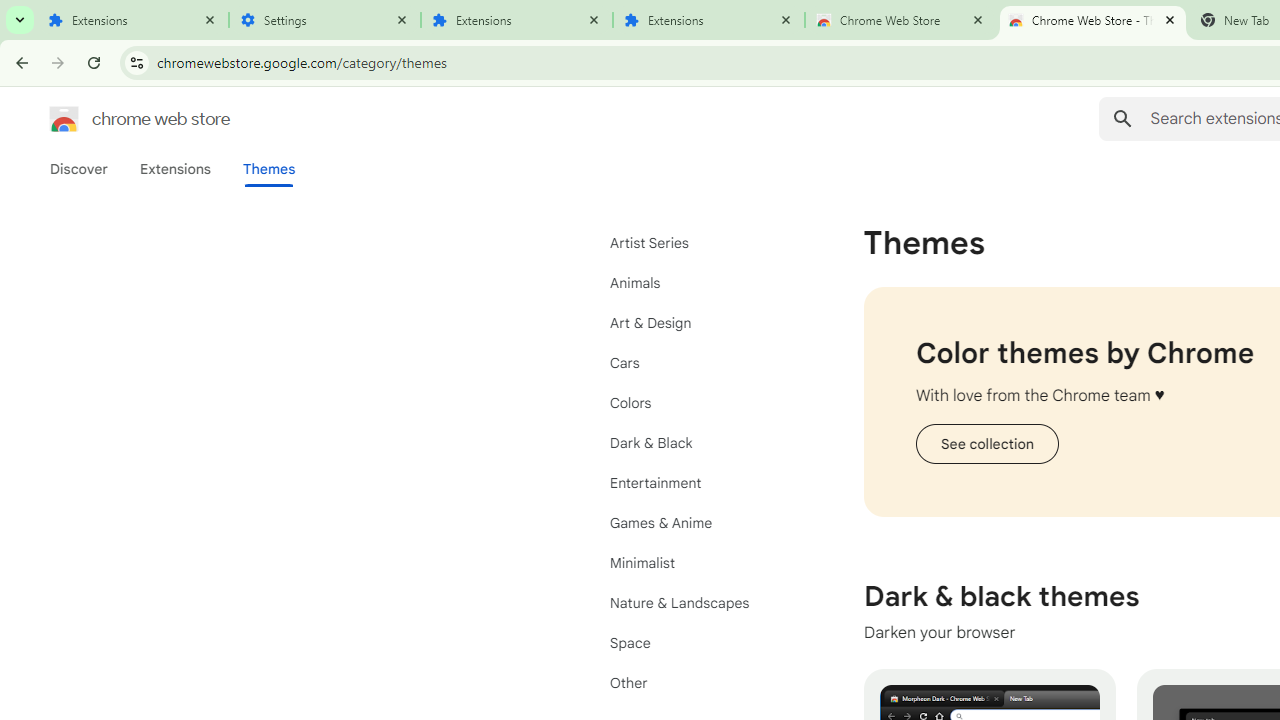 This screenshot has height=720, width=1280. What do you see at coordinates (700, 483) in the screenshot?
I see `'Entertainment'` at bounding box center [700, 483].